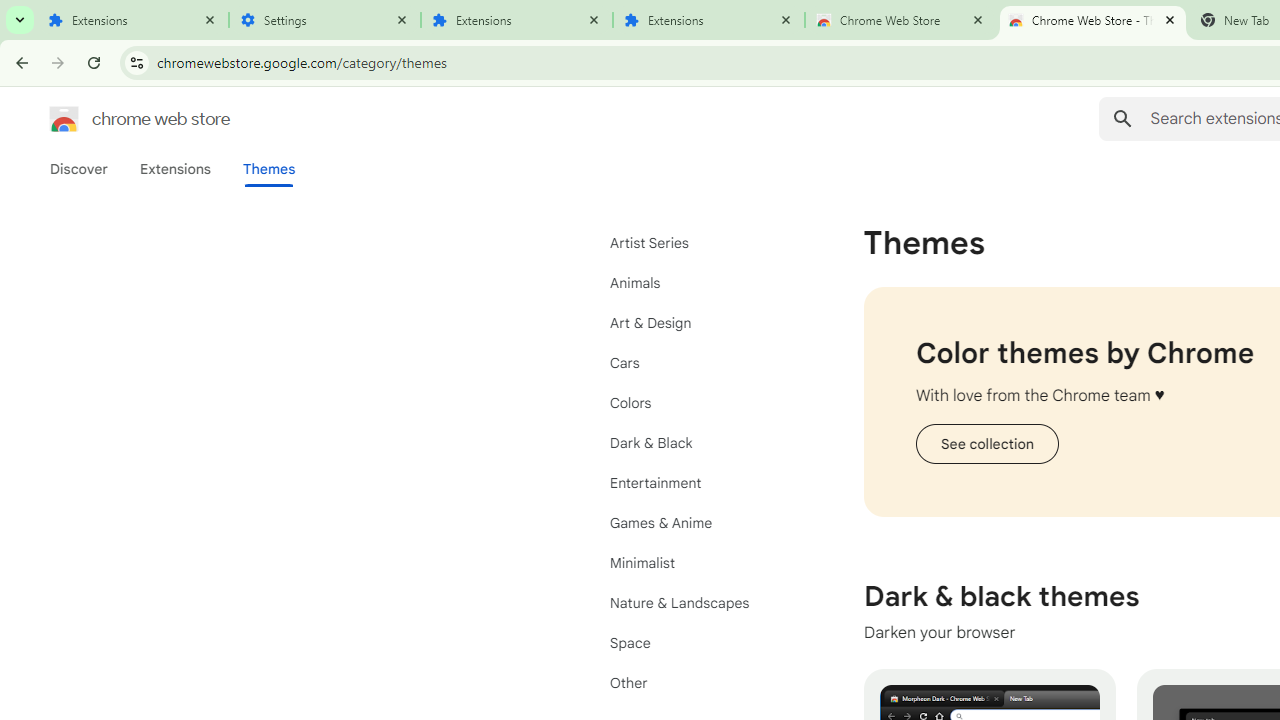 This screenshot has height=720, width=1280. What do you see at coordinates (700, 483) in the screenshot?
I see `'Entertainment'` at bounding box center [700, 483].